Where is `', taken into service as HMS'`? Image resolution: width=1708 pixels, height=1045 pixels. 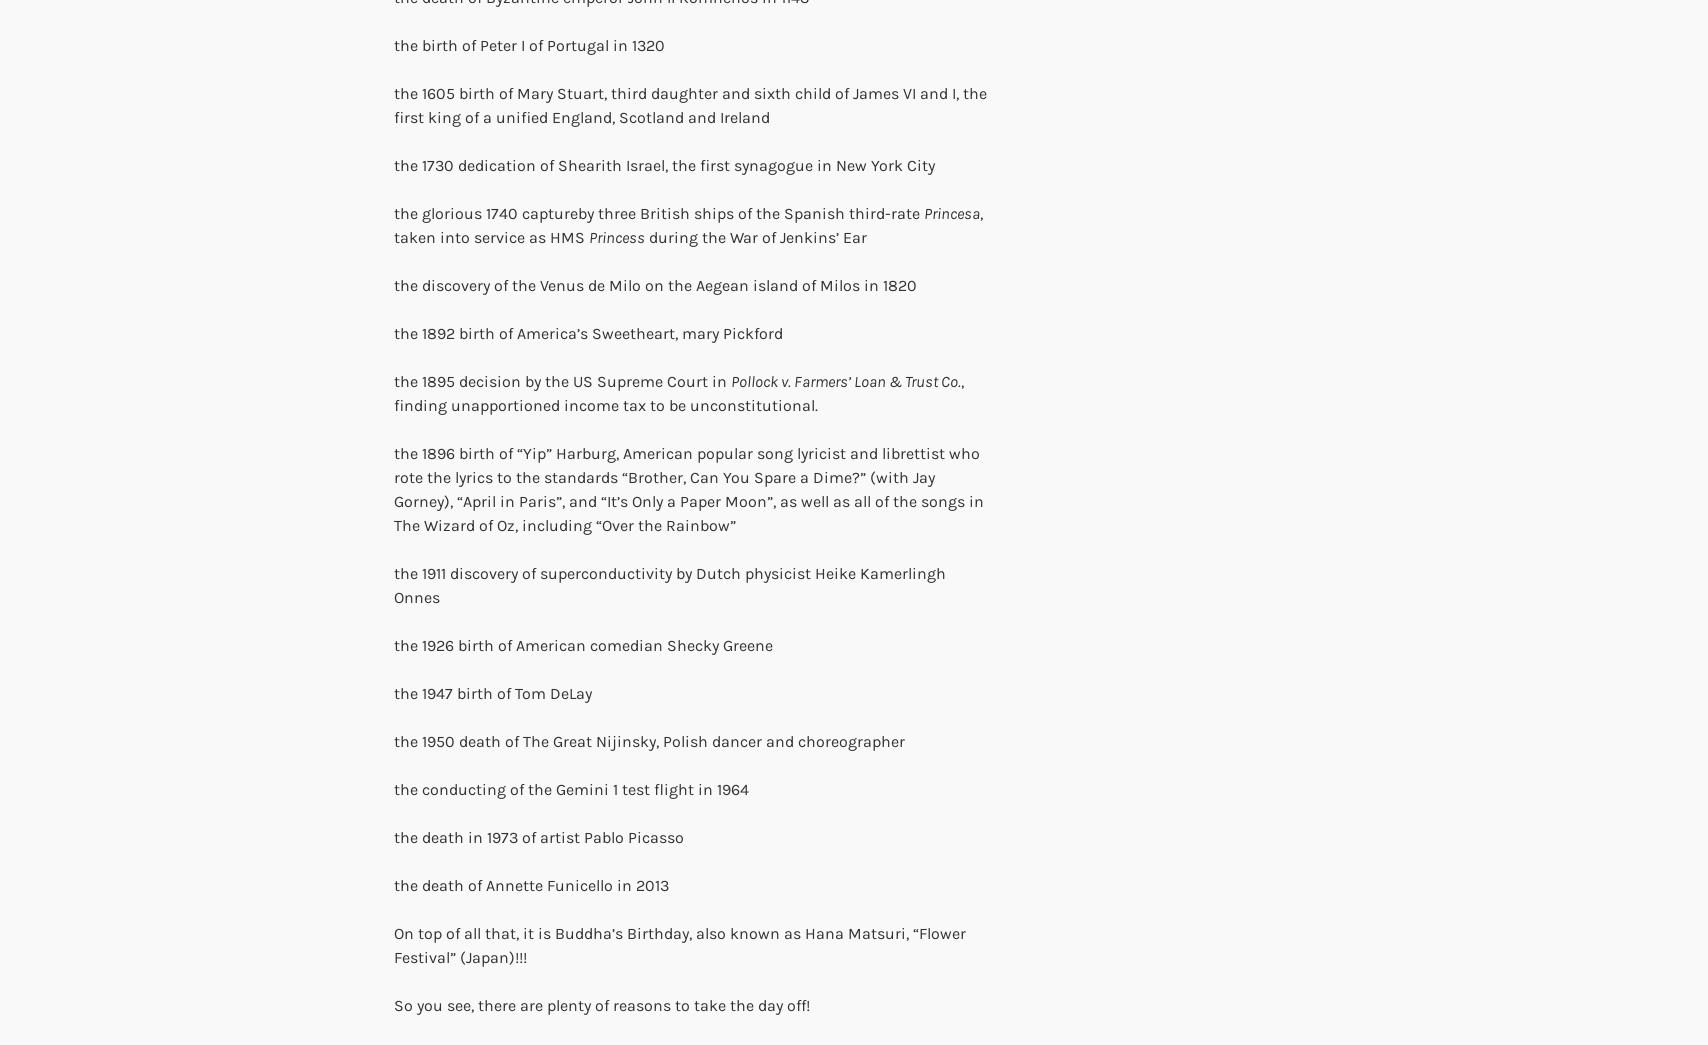
', taken into service as HMS' is located at coordinates (394, 225).